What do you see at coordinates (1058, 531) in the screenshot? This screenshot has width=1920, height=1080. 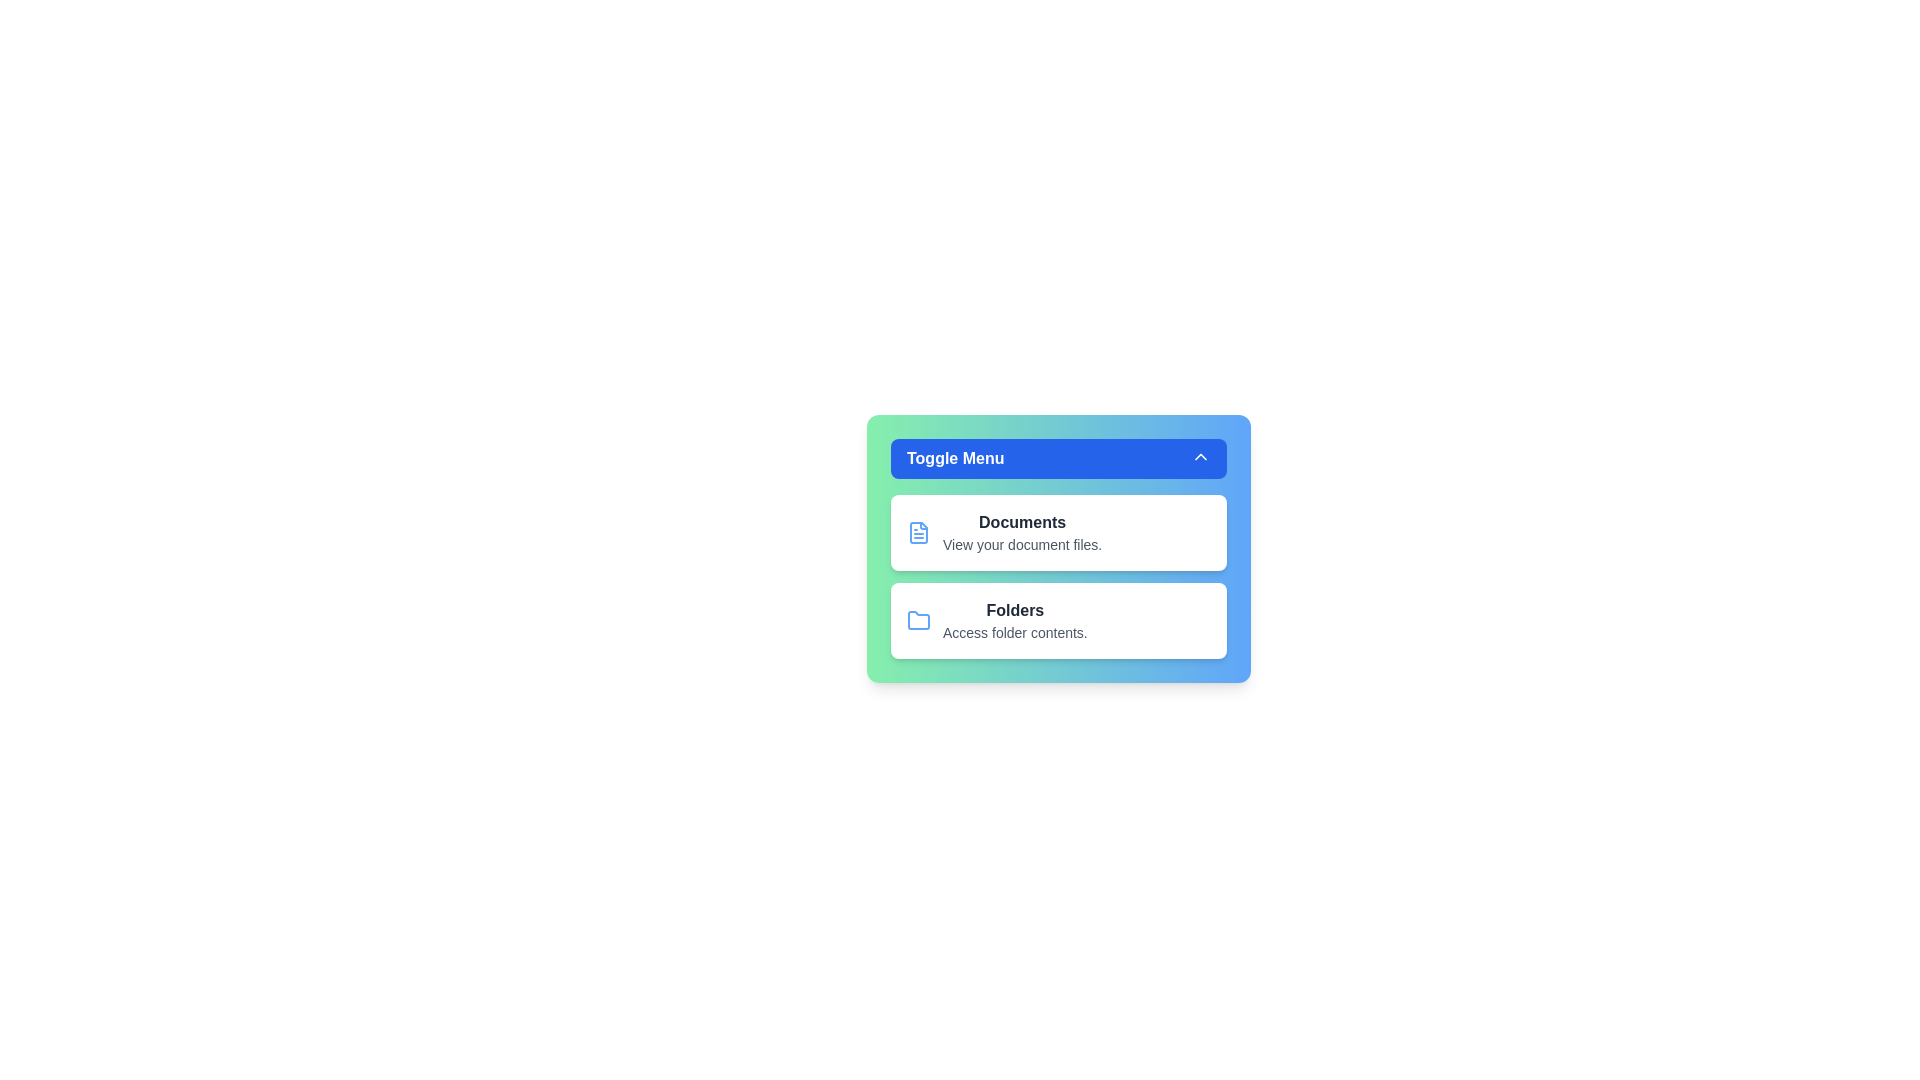 I see `the menu item Documents to trigger its action` at bounding box center [1058, 531].